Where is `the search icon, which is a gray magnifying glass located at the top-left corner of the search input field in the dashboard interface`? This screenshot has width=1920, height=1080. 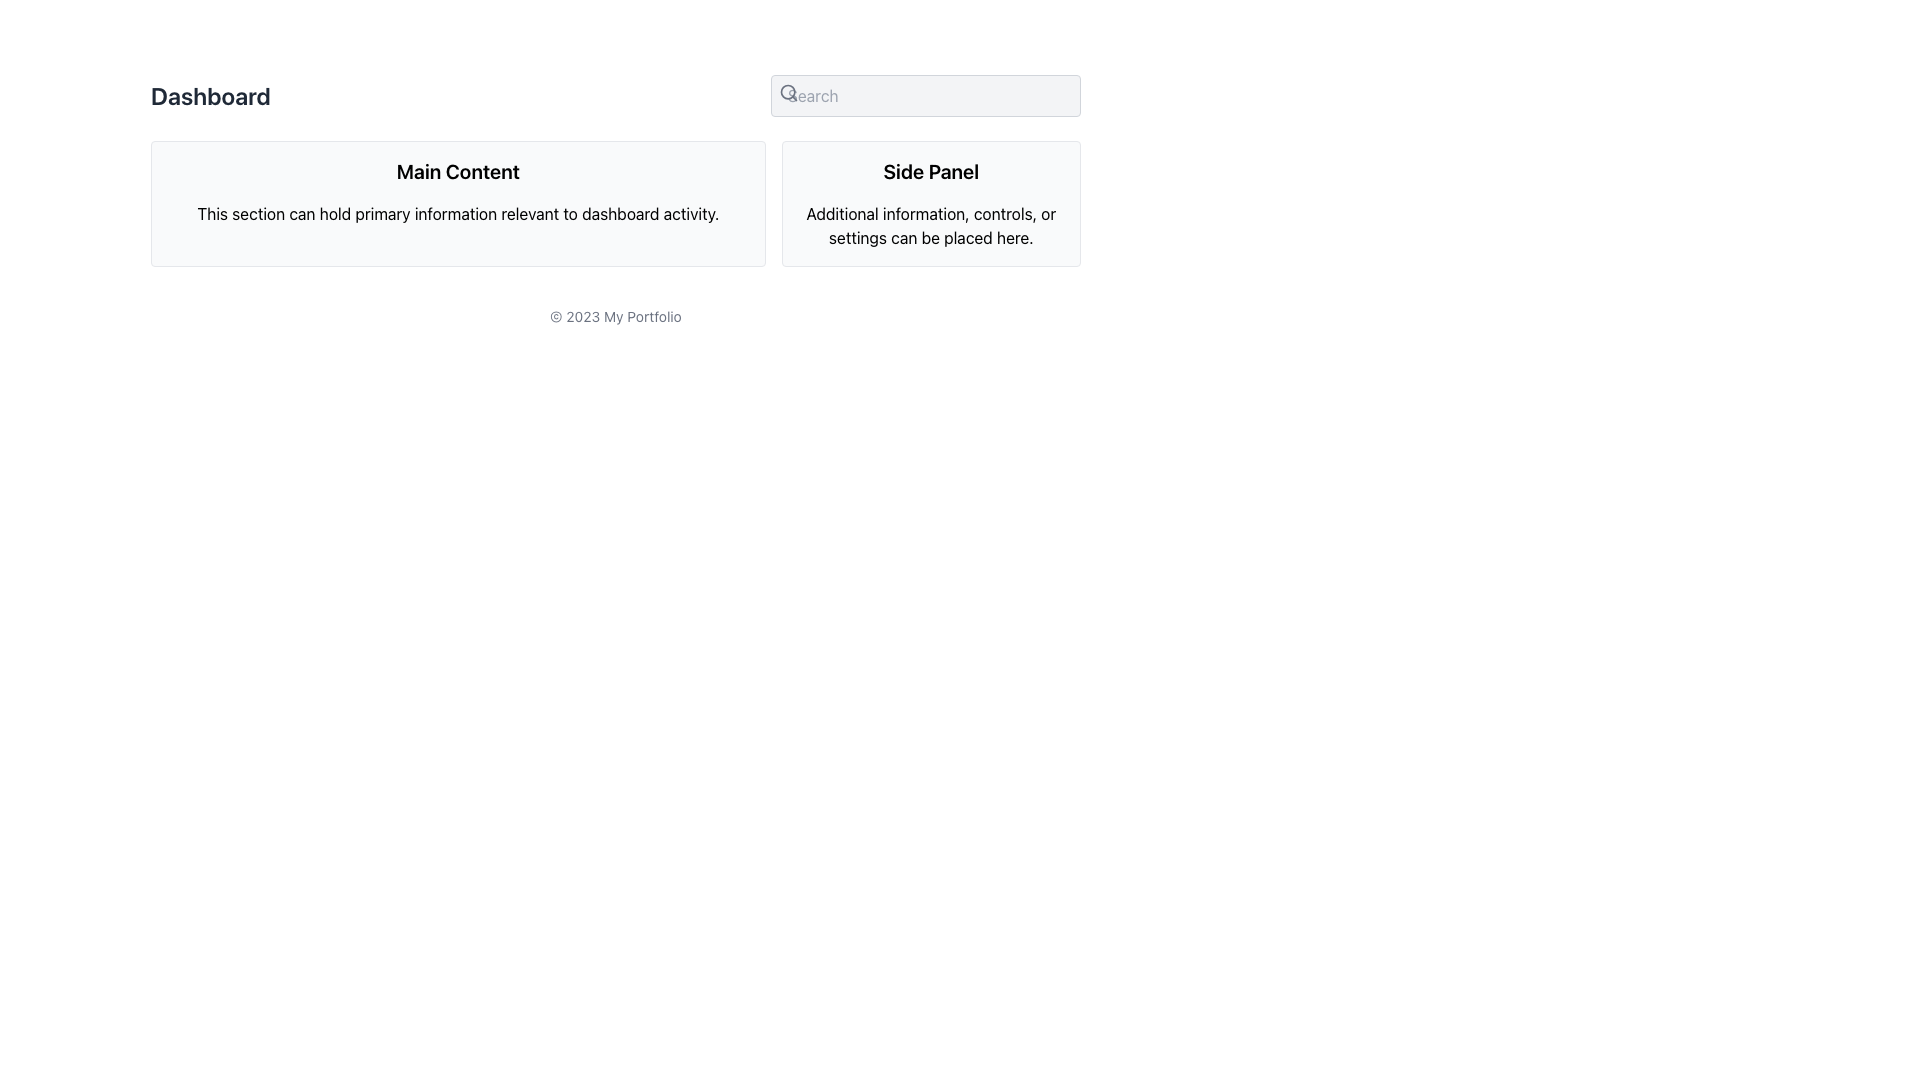
the search icon, which is a gray magnifying glass located at the top-left corner of the search input field in the dashboard interface is located at coordinates (787, 92).